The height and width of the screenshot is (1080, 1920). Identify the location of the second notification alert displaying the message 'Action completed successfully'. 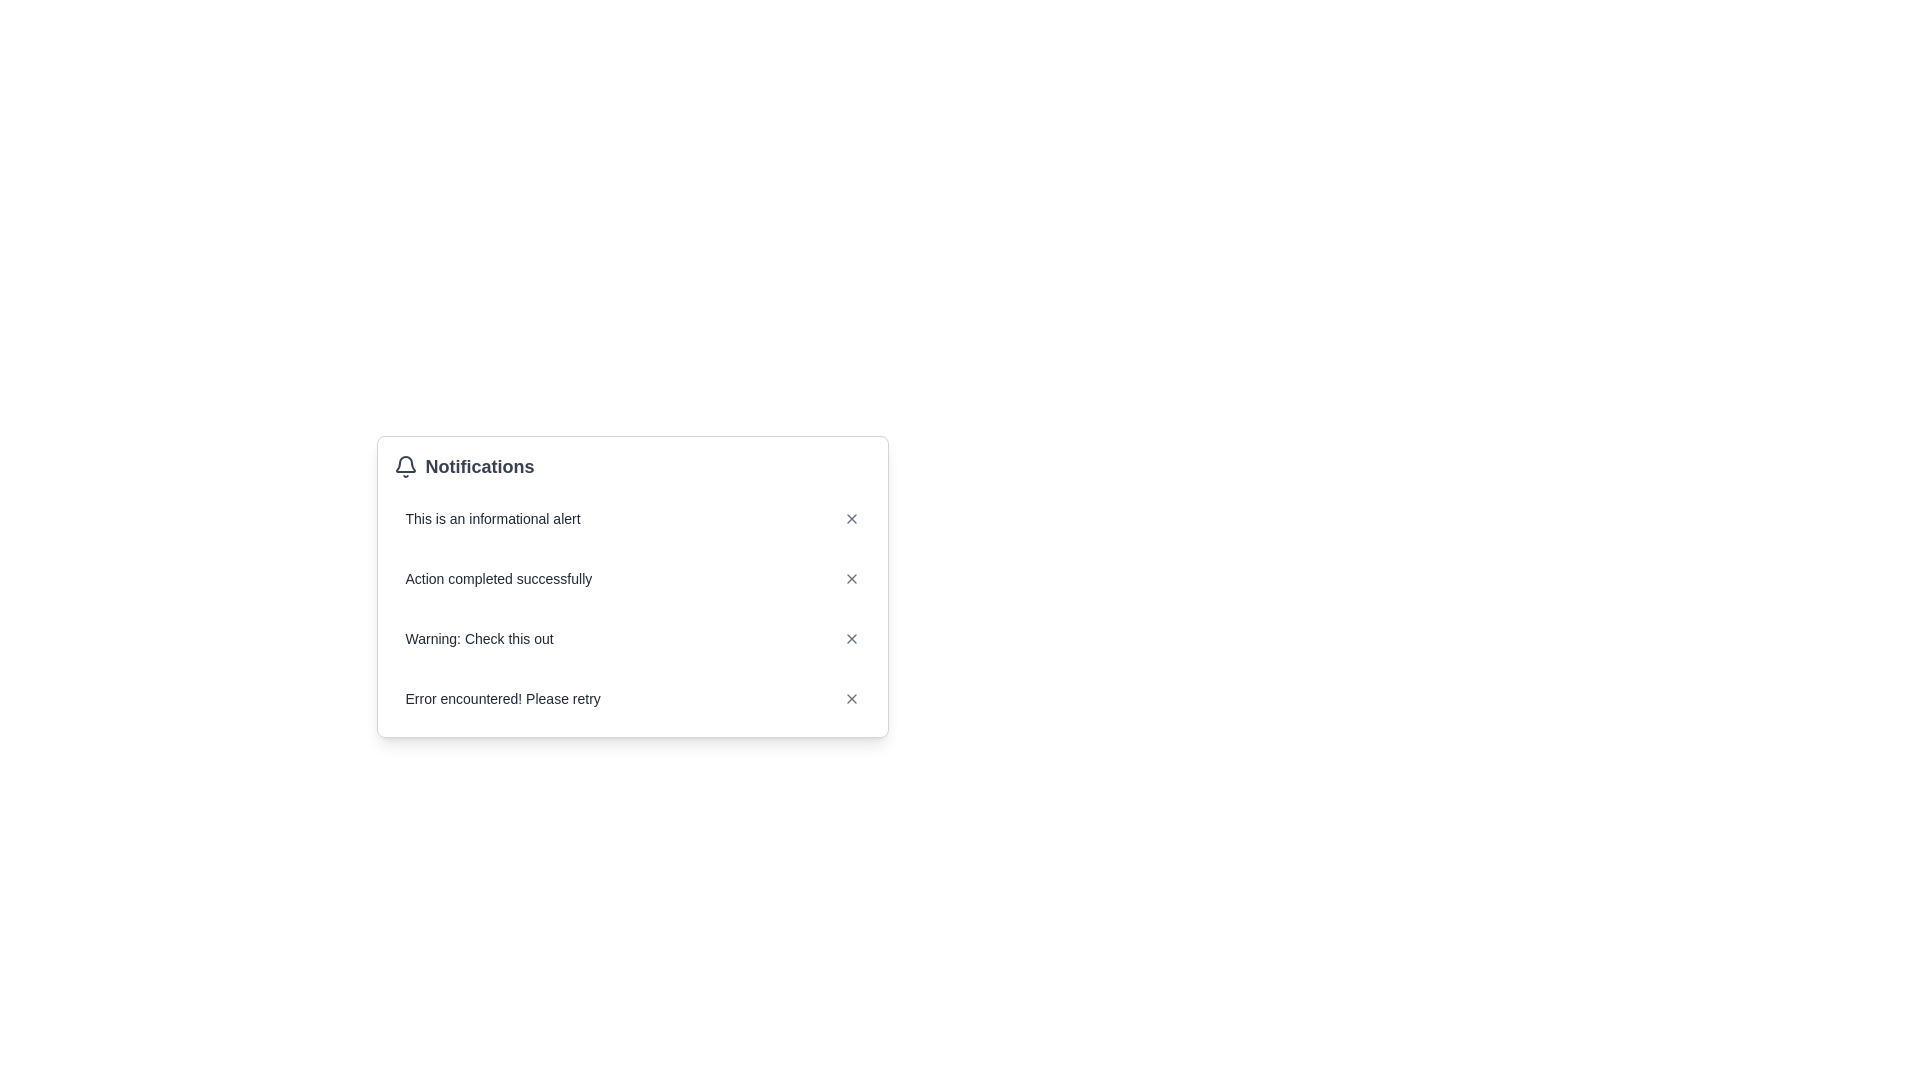
(631, 608).